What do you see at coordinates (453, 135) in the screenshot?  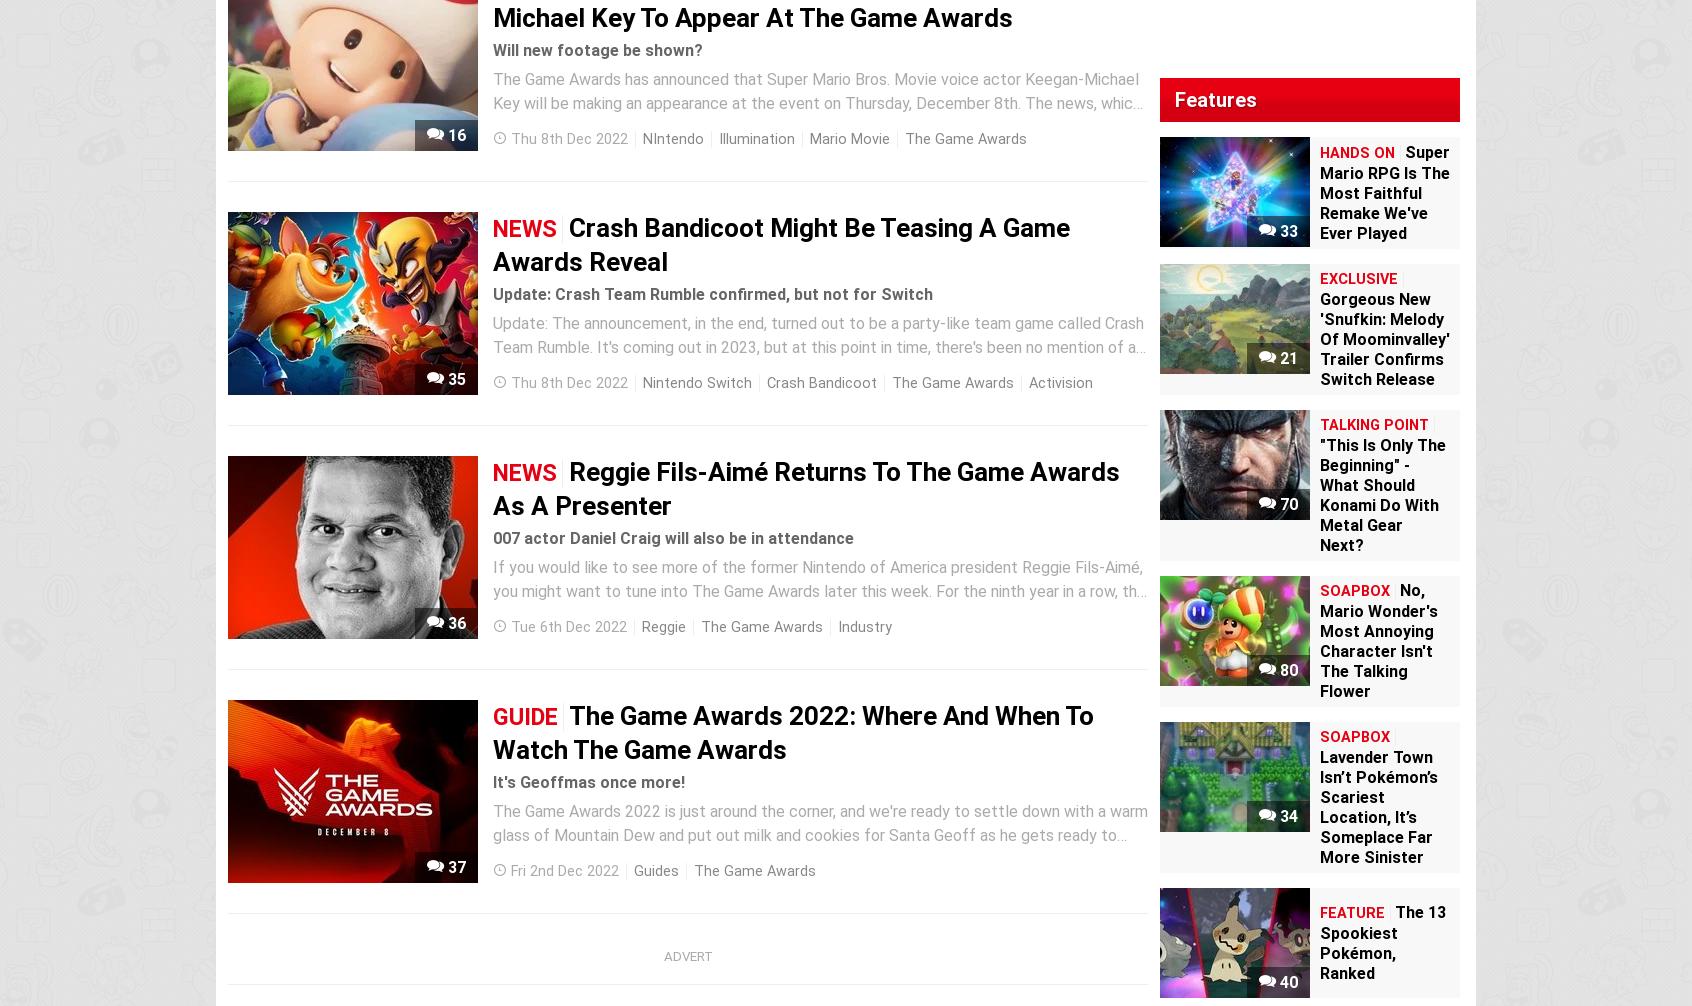 I see `'16'` at bounding box center [453, 135].